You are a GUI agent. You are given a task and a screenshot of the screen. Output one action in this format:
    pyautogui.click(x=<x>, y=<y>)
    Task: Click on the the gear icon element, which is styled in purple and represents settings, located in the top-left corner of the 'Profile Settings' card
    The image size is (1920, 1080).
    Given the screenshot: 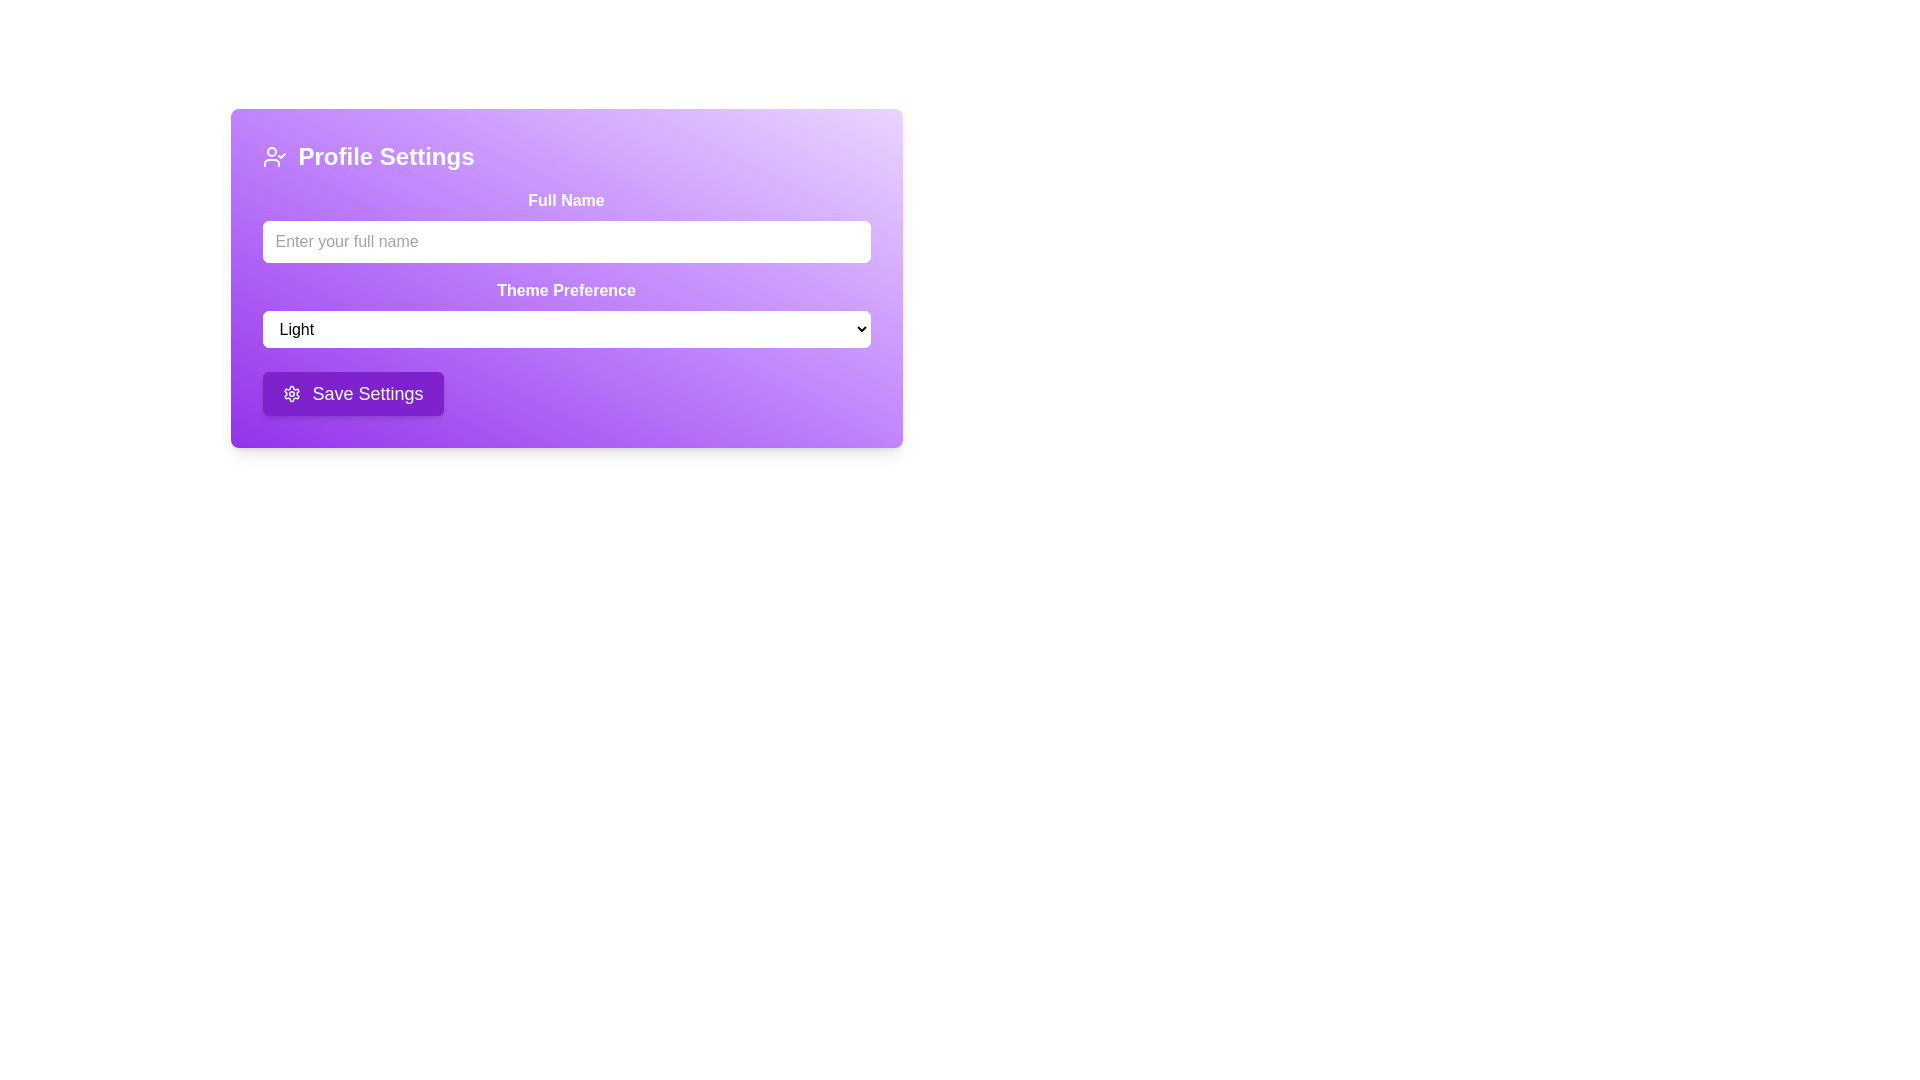 What is the action you would take?
    pyautogui.click(x=290, y=393)
    